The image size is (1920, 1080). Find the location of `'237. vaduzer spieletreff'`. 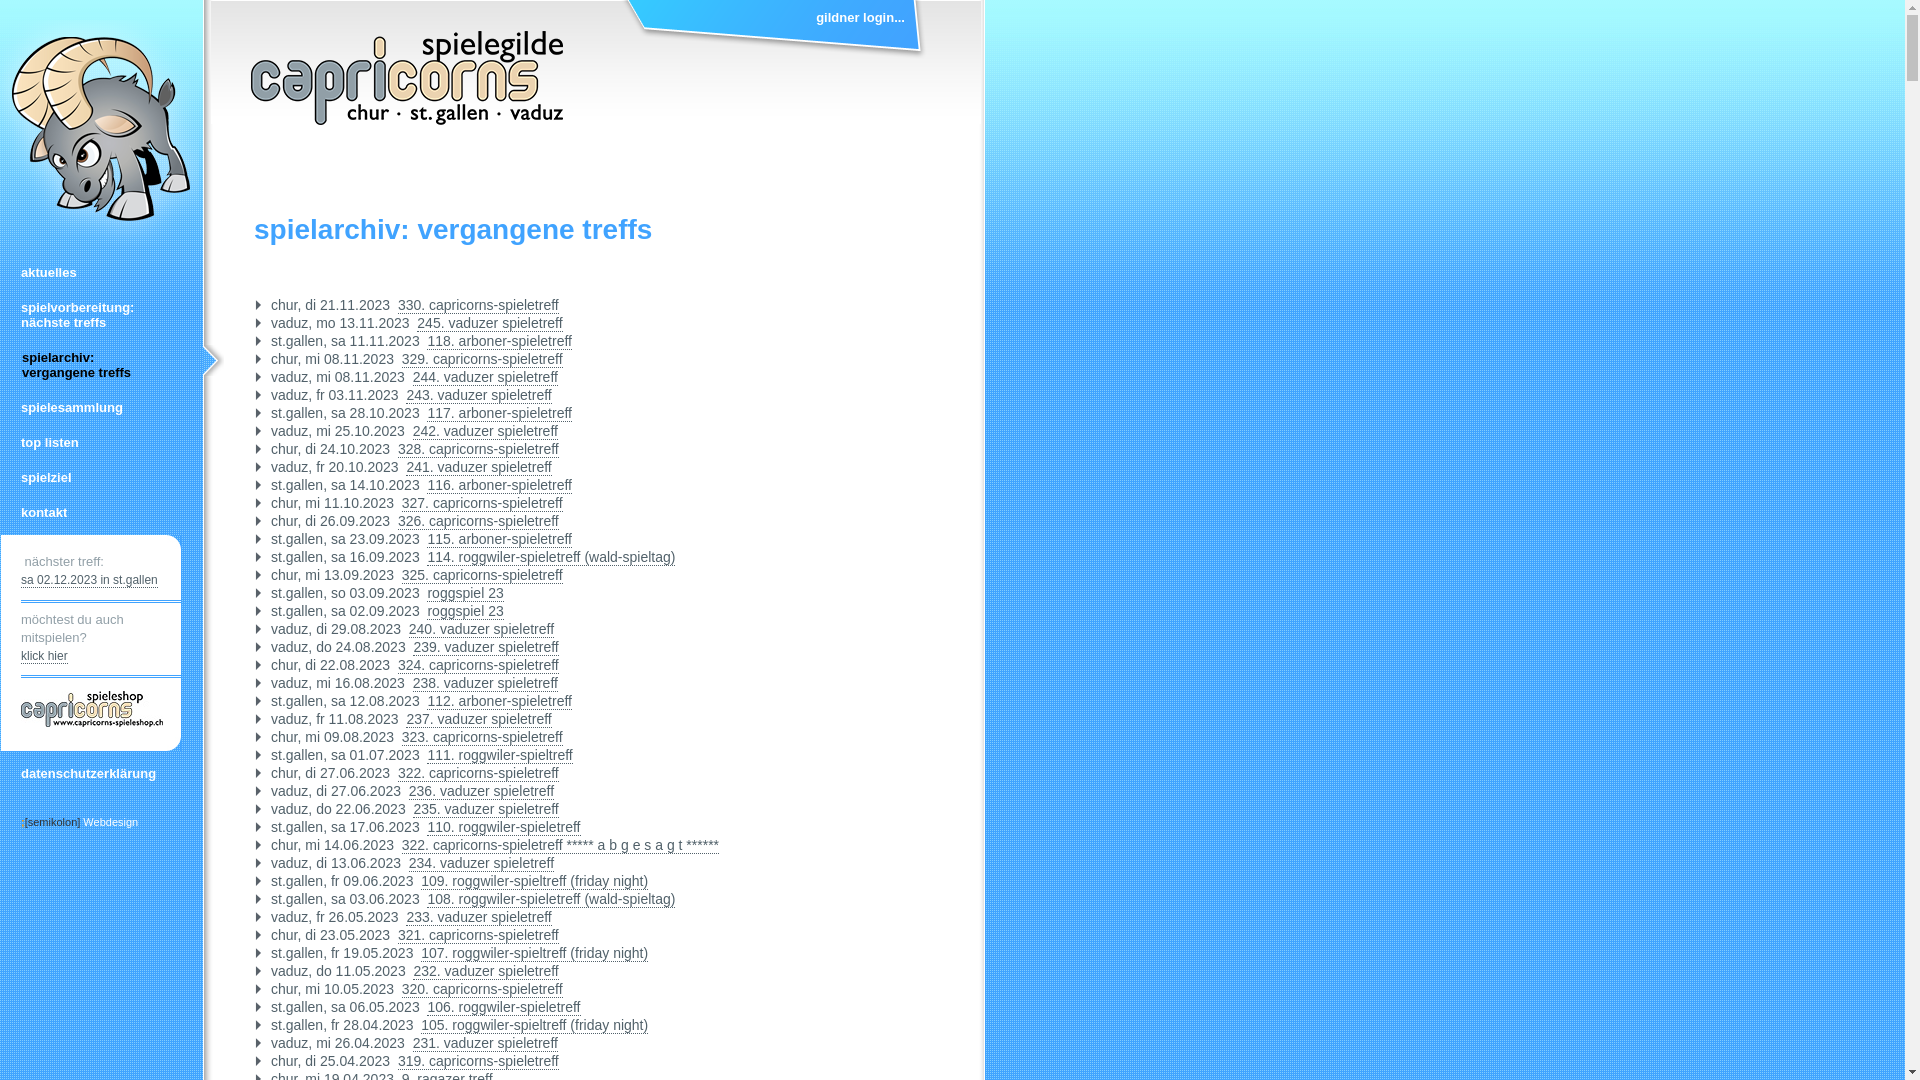

'237. vaduzer spieletreff' is located at coordinates (477, 718).